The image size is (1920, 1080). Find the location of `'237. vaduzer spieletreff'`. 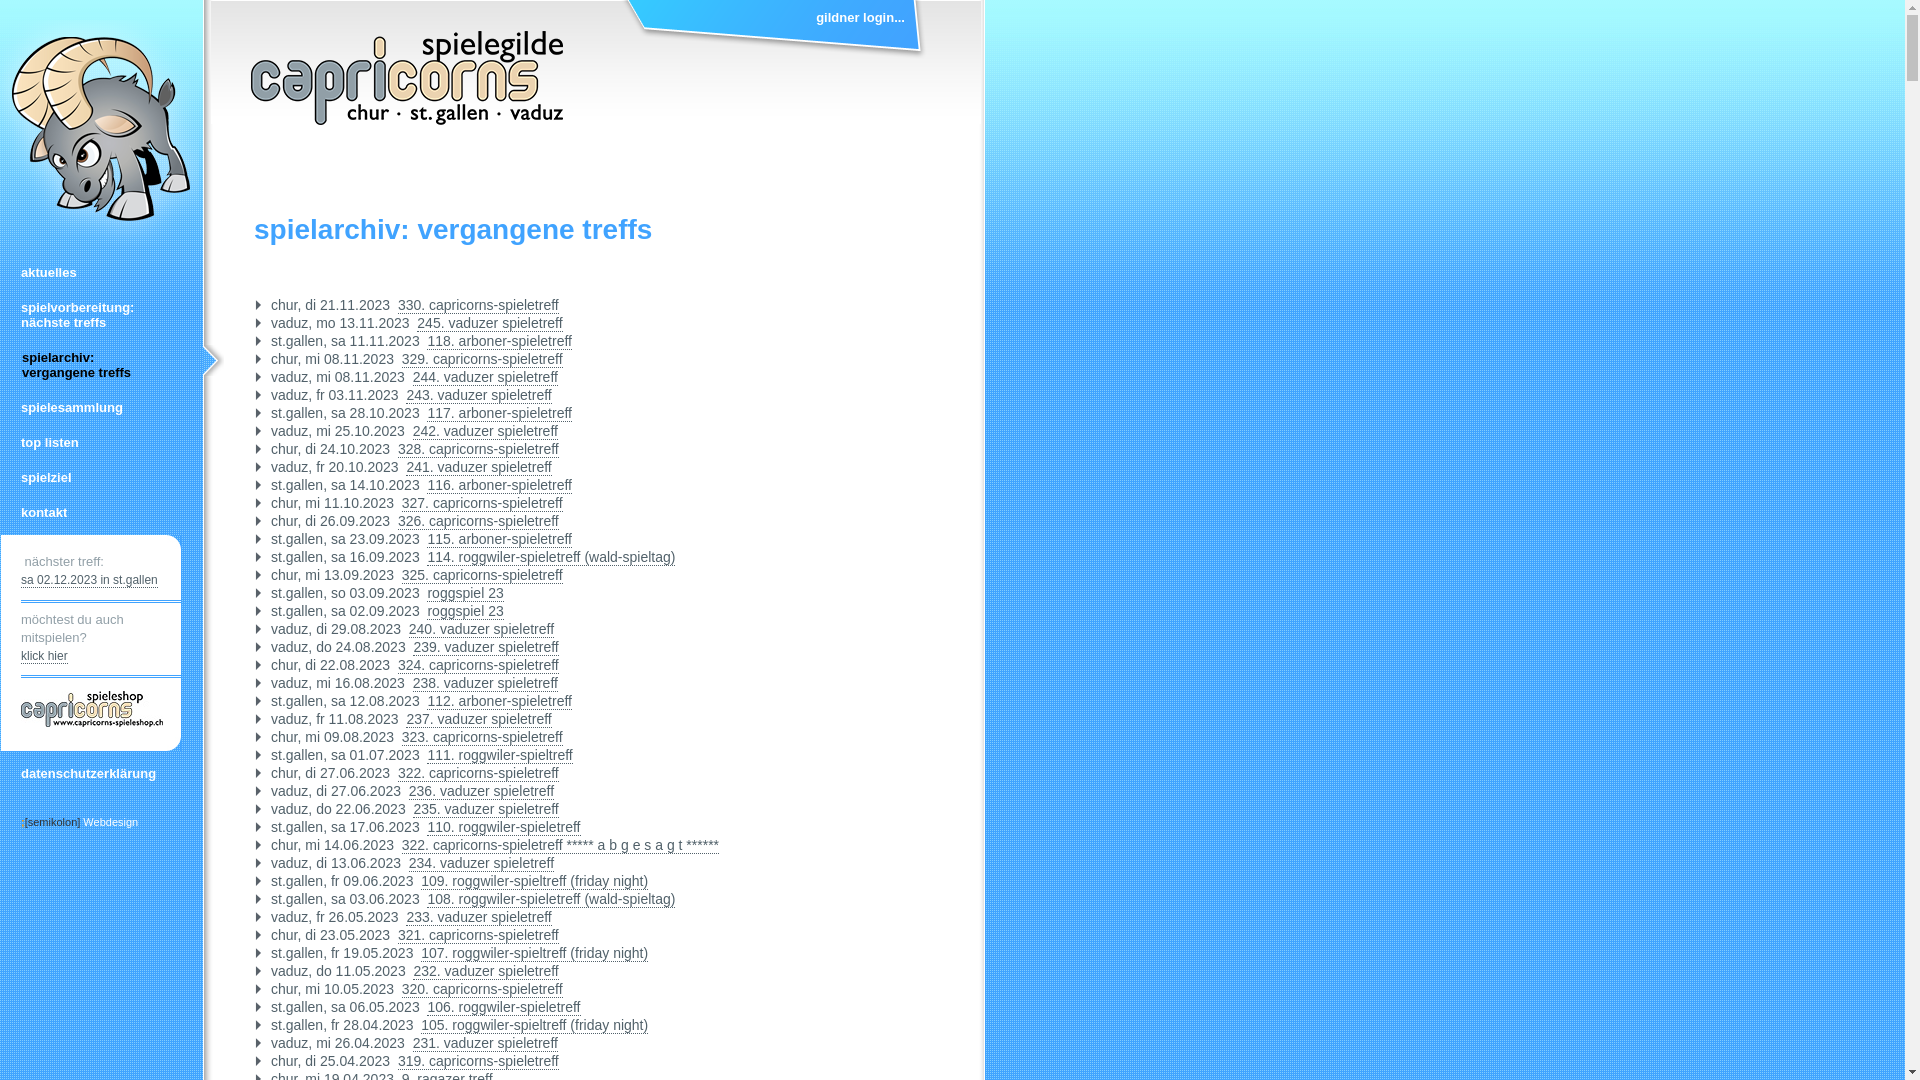

'237. vaduzer spieletreff' is located at coordinates (477, 718).